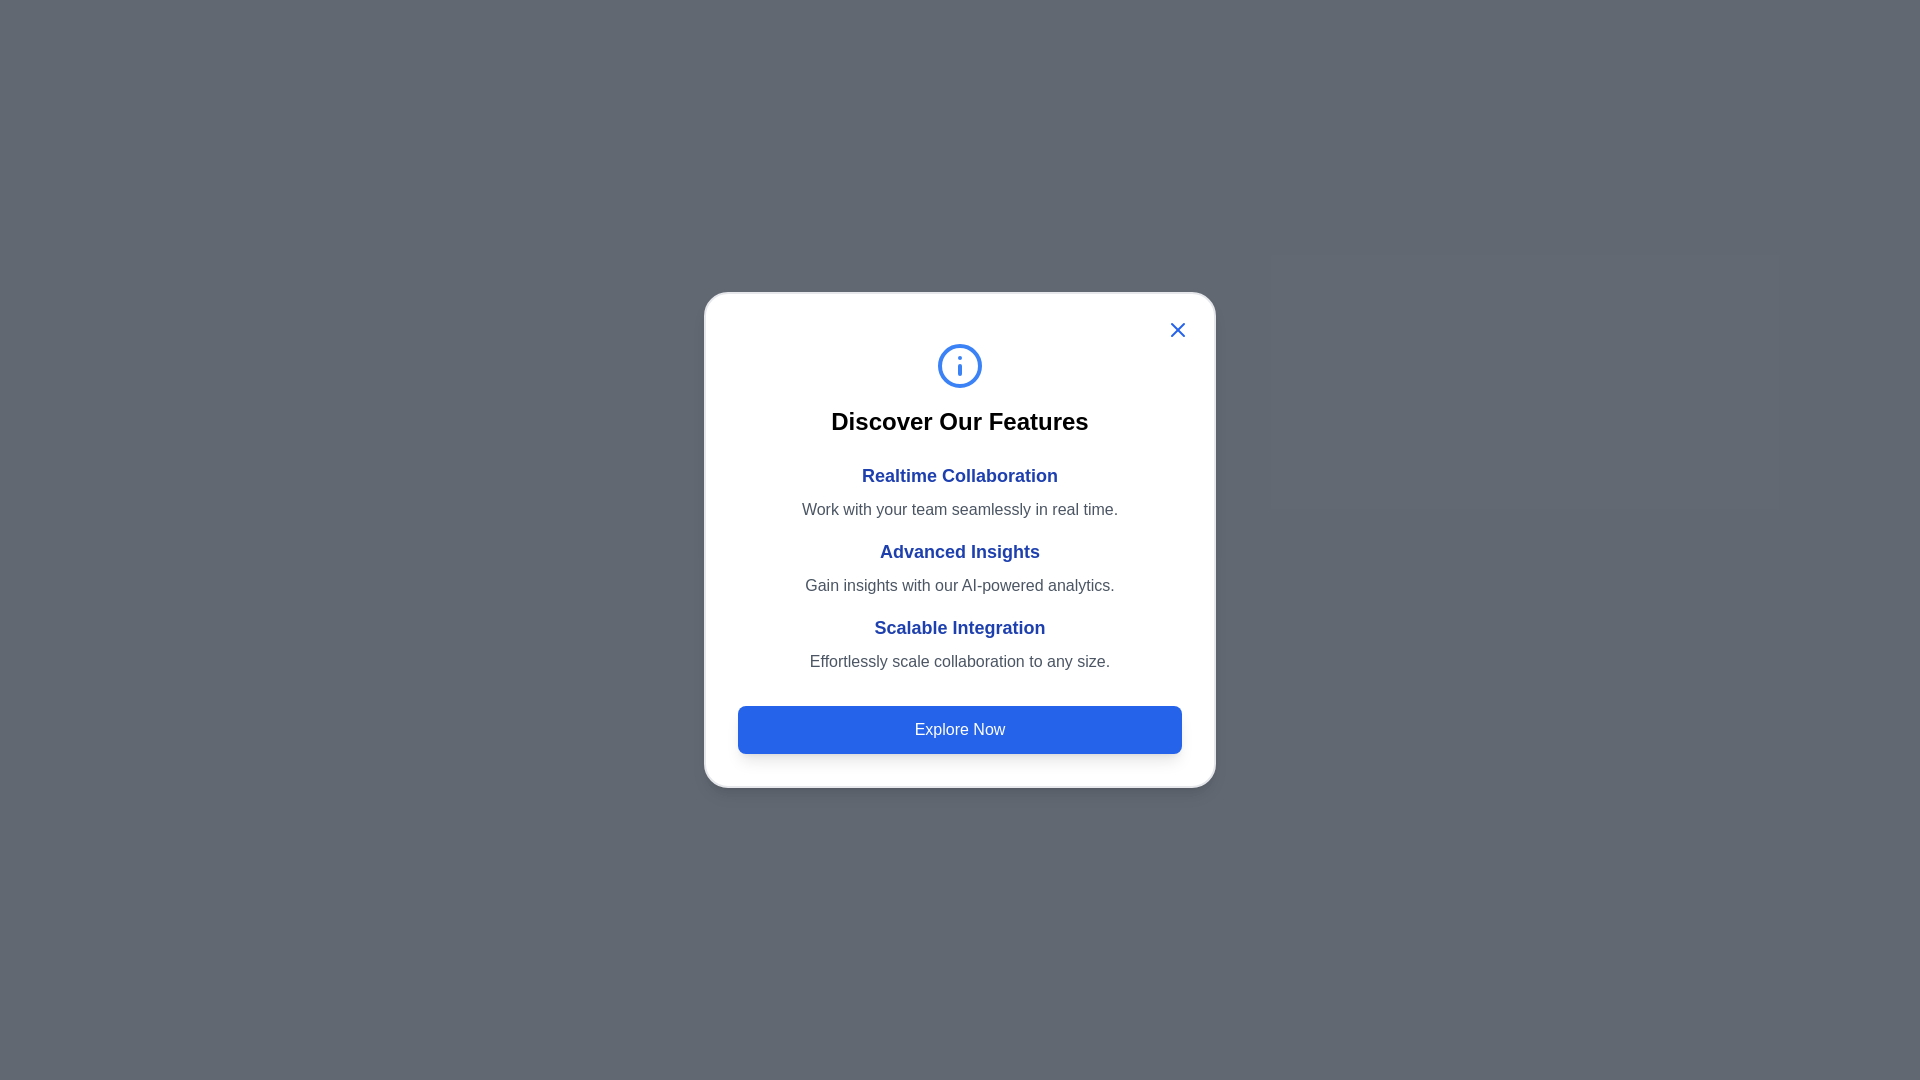 The width and height of the screenshot is (1920, 1080). What do you see at coordinates (960, 644) in the screenshot?
I see `the Informational Section titled 'Scalable Integration', which includes the description 'Effortlessly scale collaboration to any size.'` at bounding box center [960, 644].